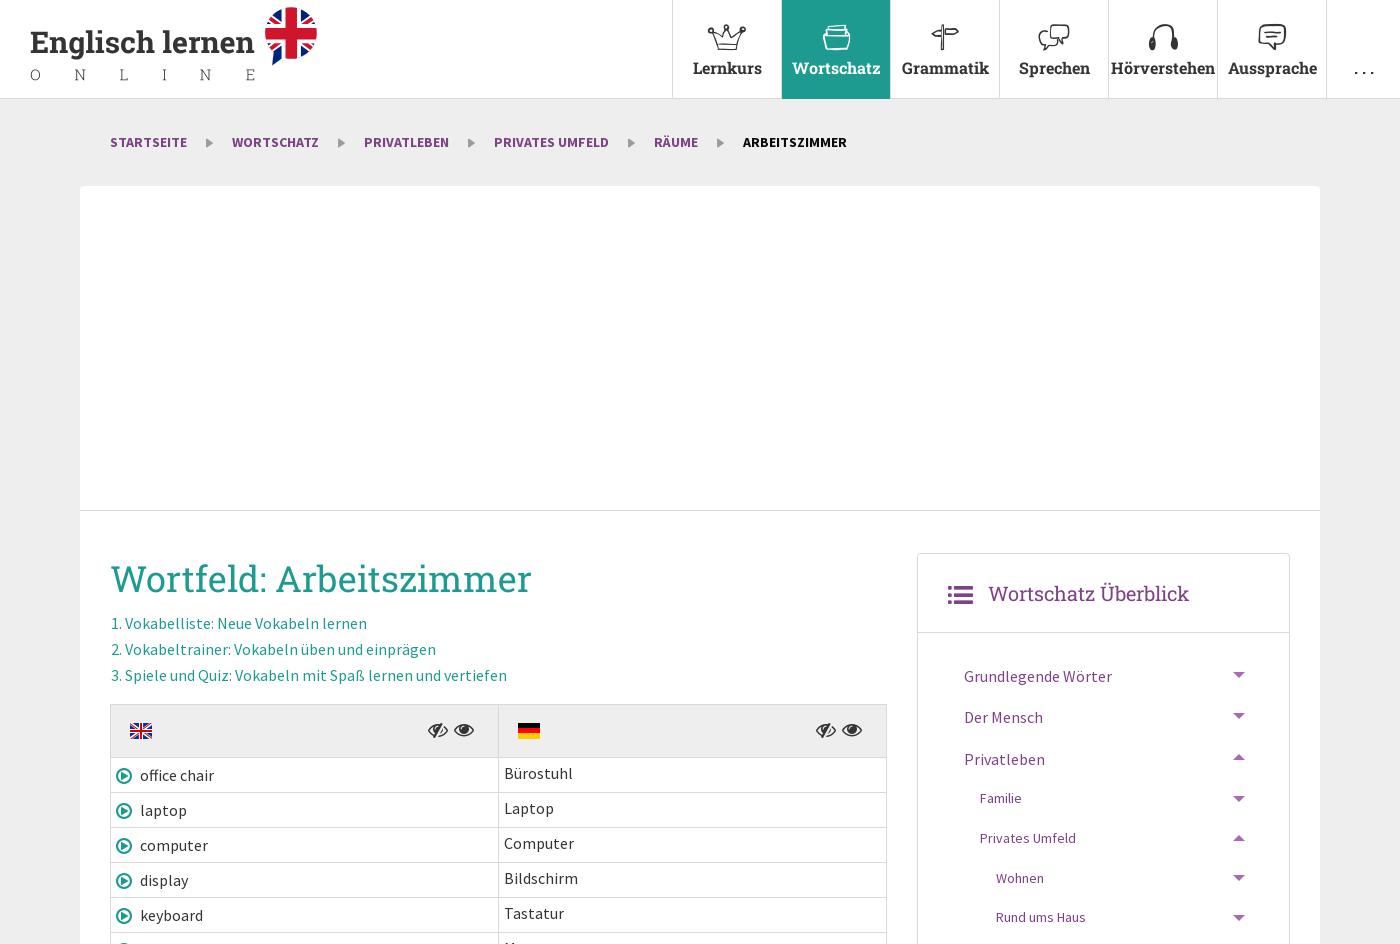 Image resolution: width=1400 pixels, height=944 pixels. Describe the element at coordinates (963, 674) in the screenshot. I see `'Grundlegende Wörter'` at that location.